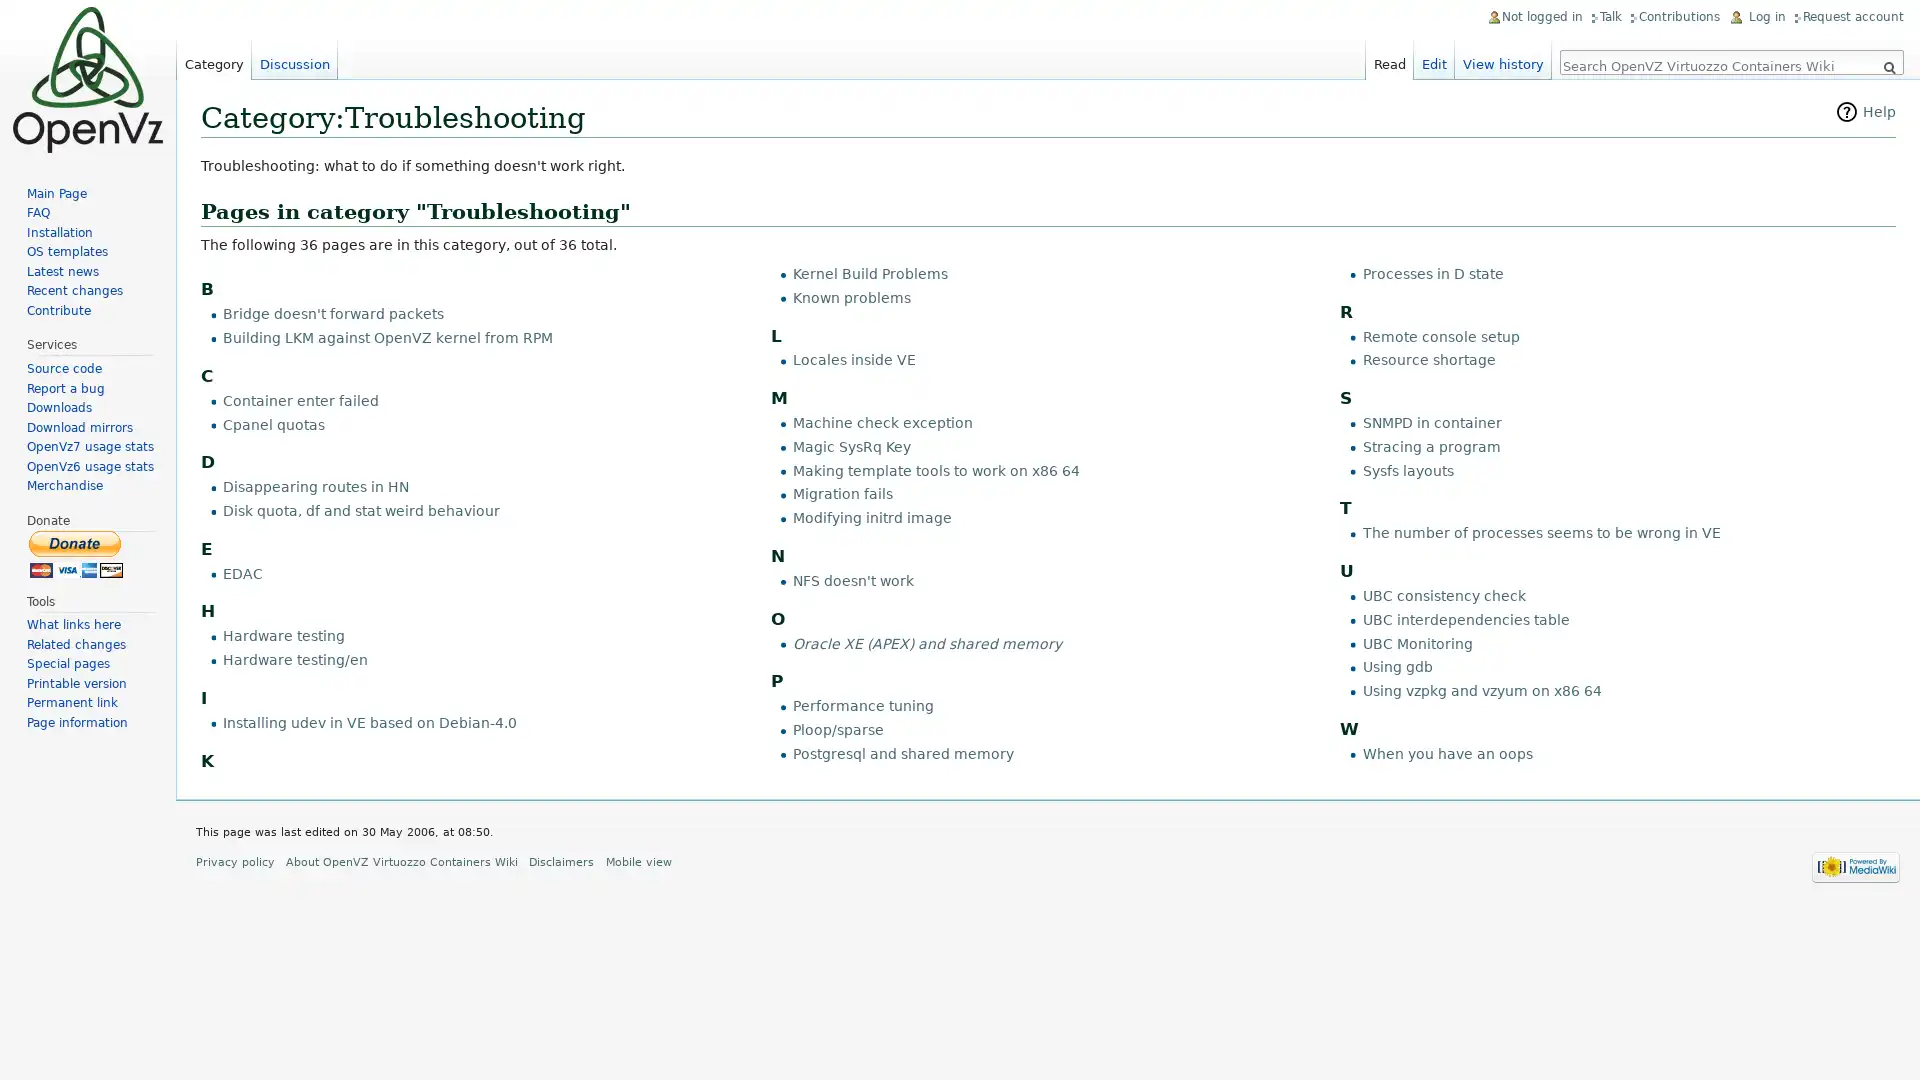  What do you see at coordinates (76, 553) in the screenshot?
I see `PayPal - The safer, easier way to pay online!` at bounding box center [76, 553].